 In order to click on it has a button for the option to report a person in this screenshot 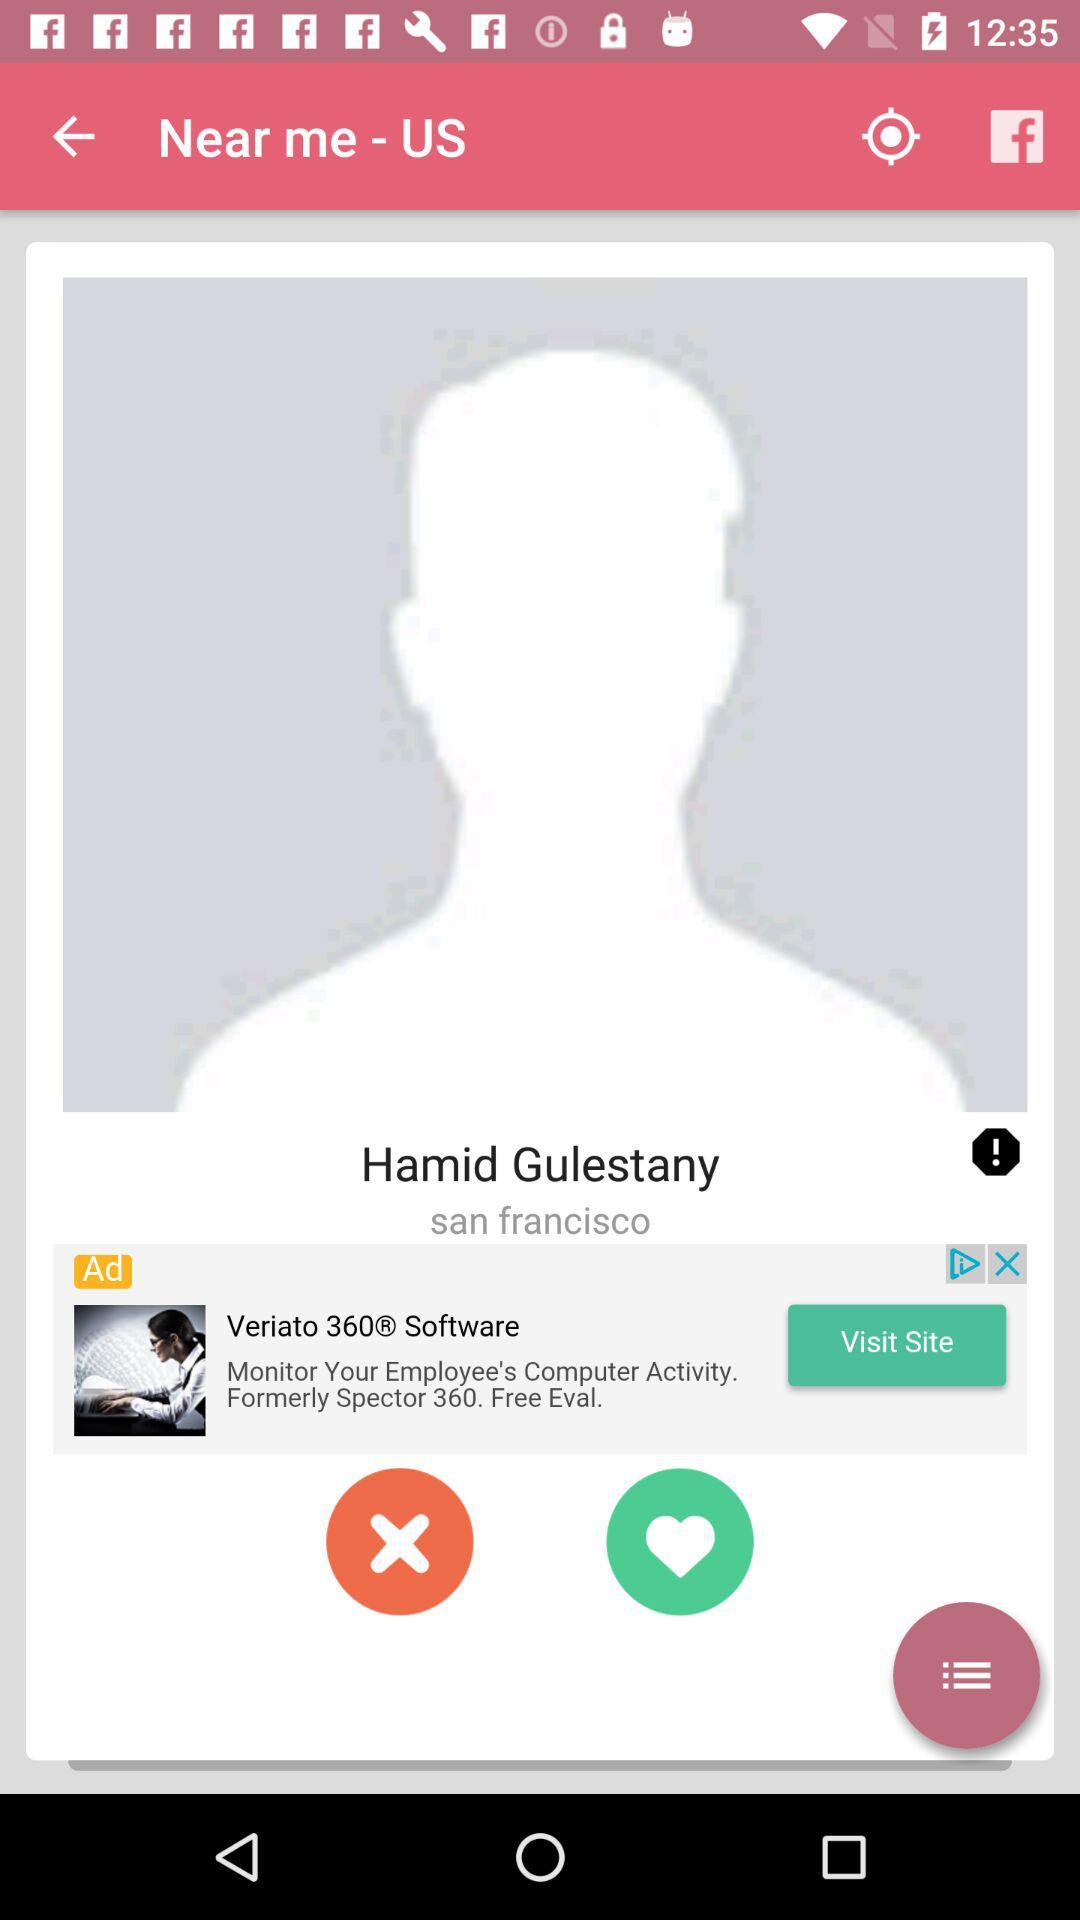, I will do `click(995, 1152)`.